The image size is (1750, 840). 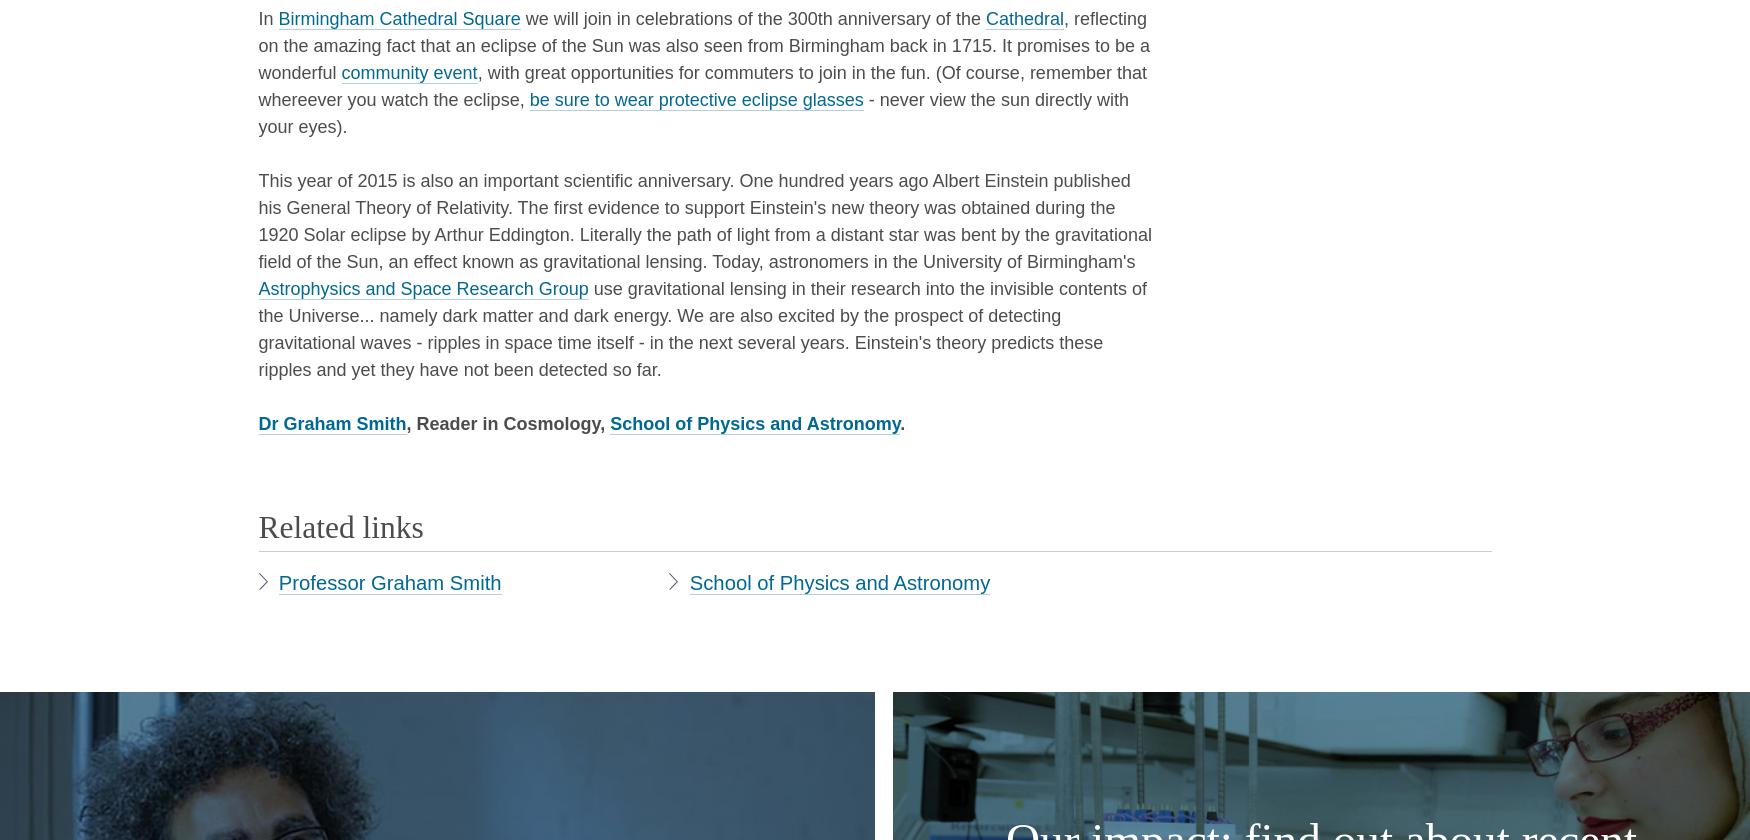 I want to click on 'use gravitational lensing in their research into the invisible contents of the Universe... namely dark matter and dark energy. We are also excited by the prospect of detecting gravitational waves - ripples in space time itself - in the next several years. Einstein's theory predicts these ripples and yet they have not been detected so far.', so click(x=702, y=328).